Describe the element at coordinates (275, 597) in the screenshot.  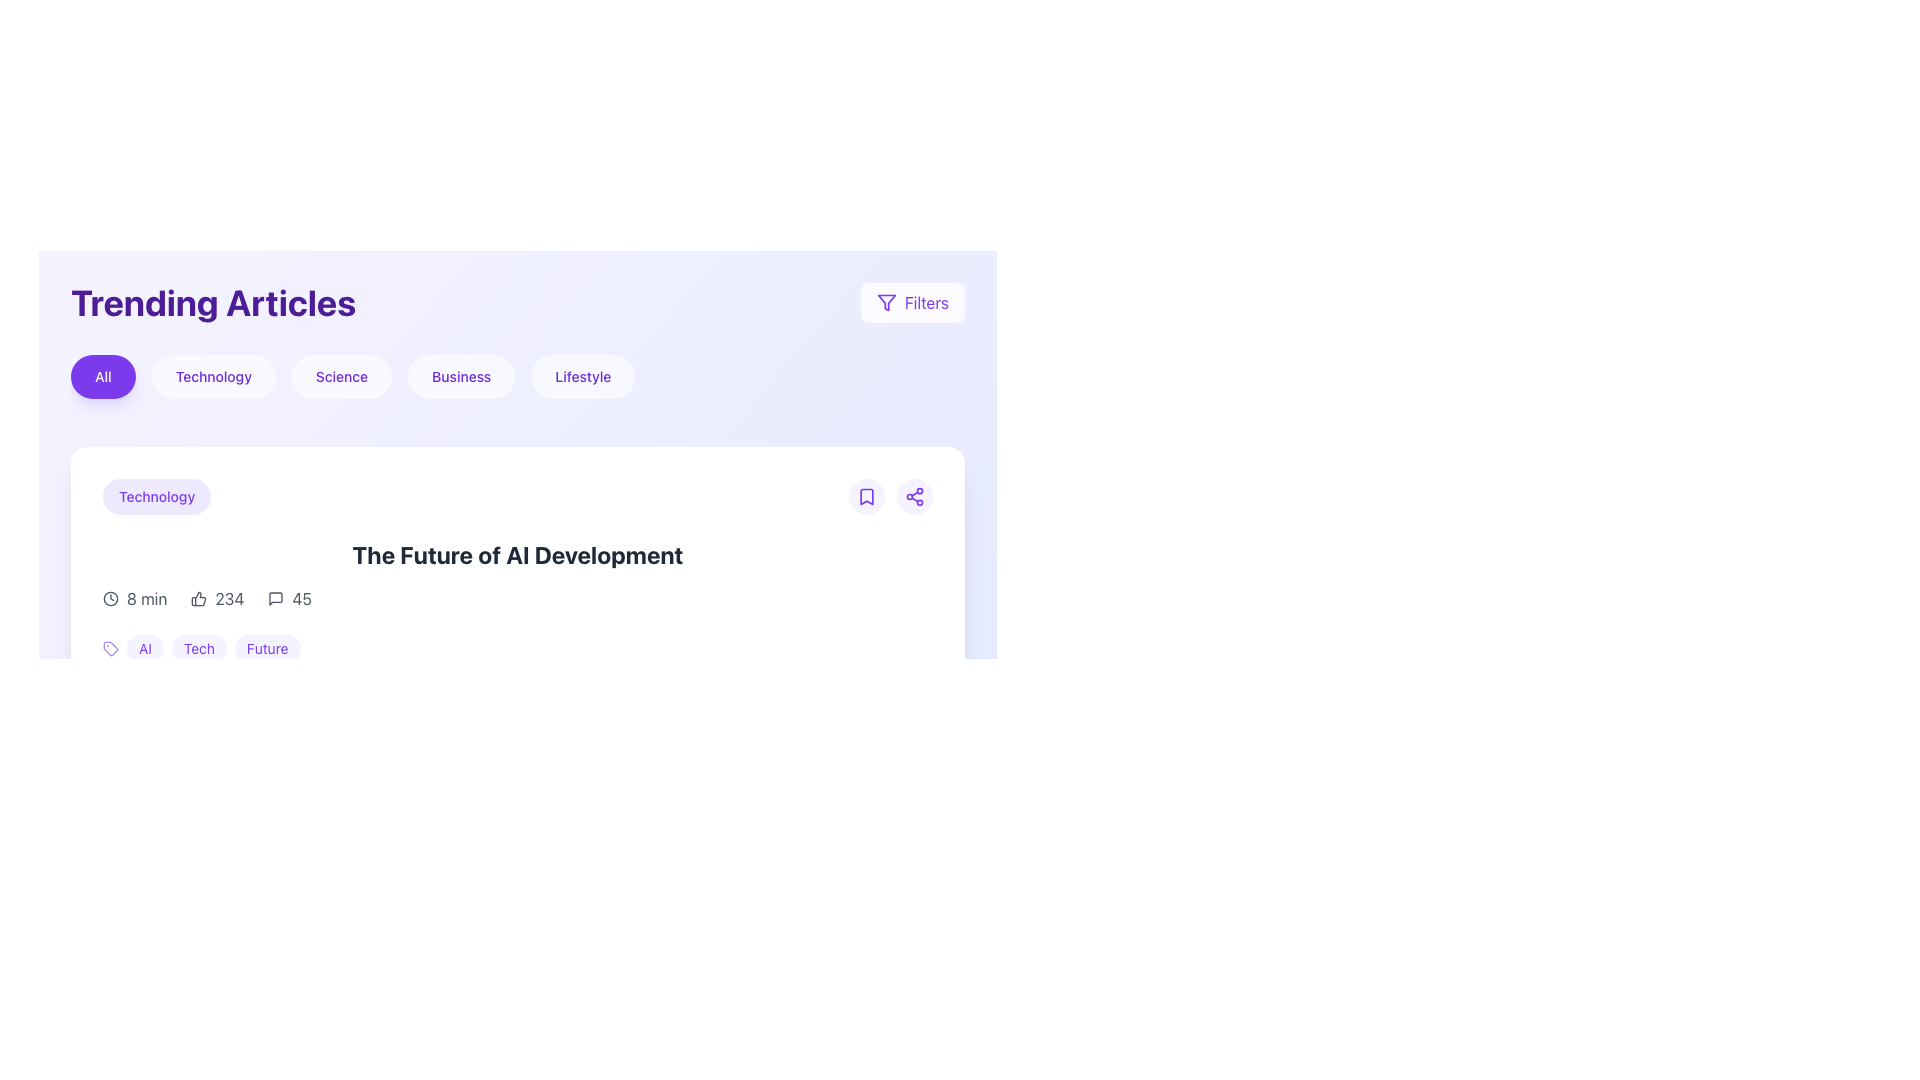
I see `the comment icon located at the bottom-left corner of the highlighted article section` at that location.